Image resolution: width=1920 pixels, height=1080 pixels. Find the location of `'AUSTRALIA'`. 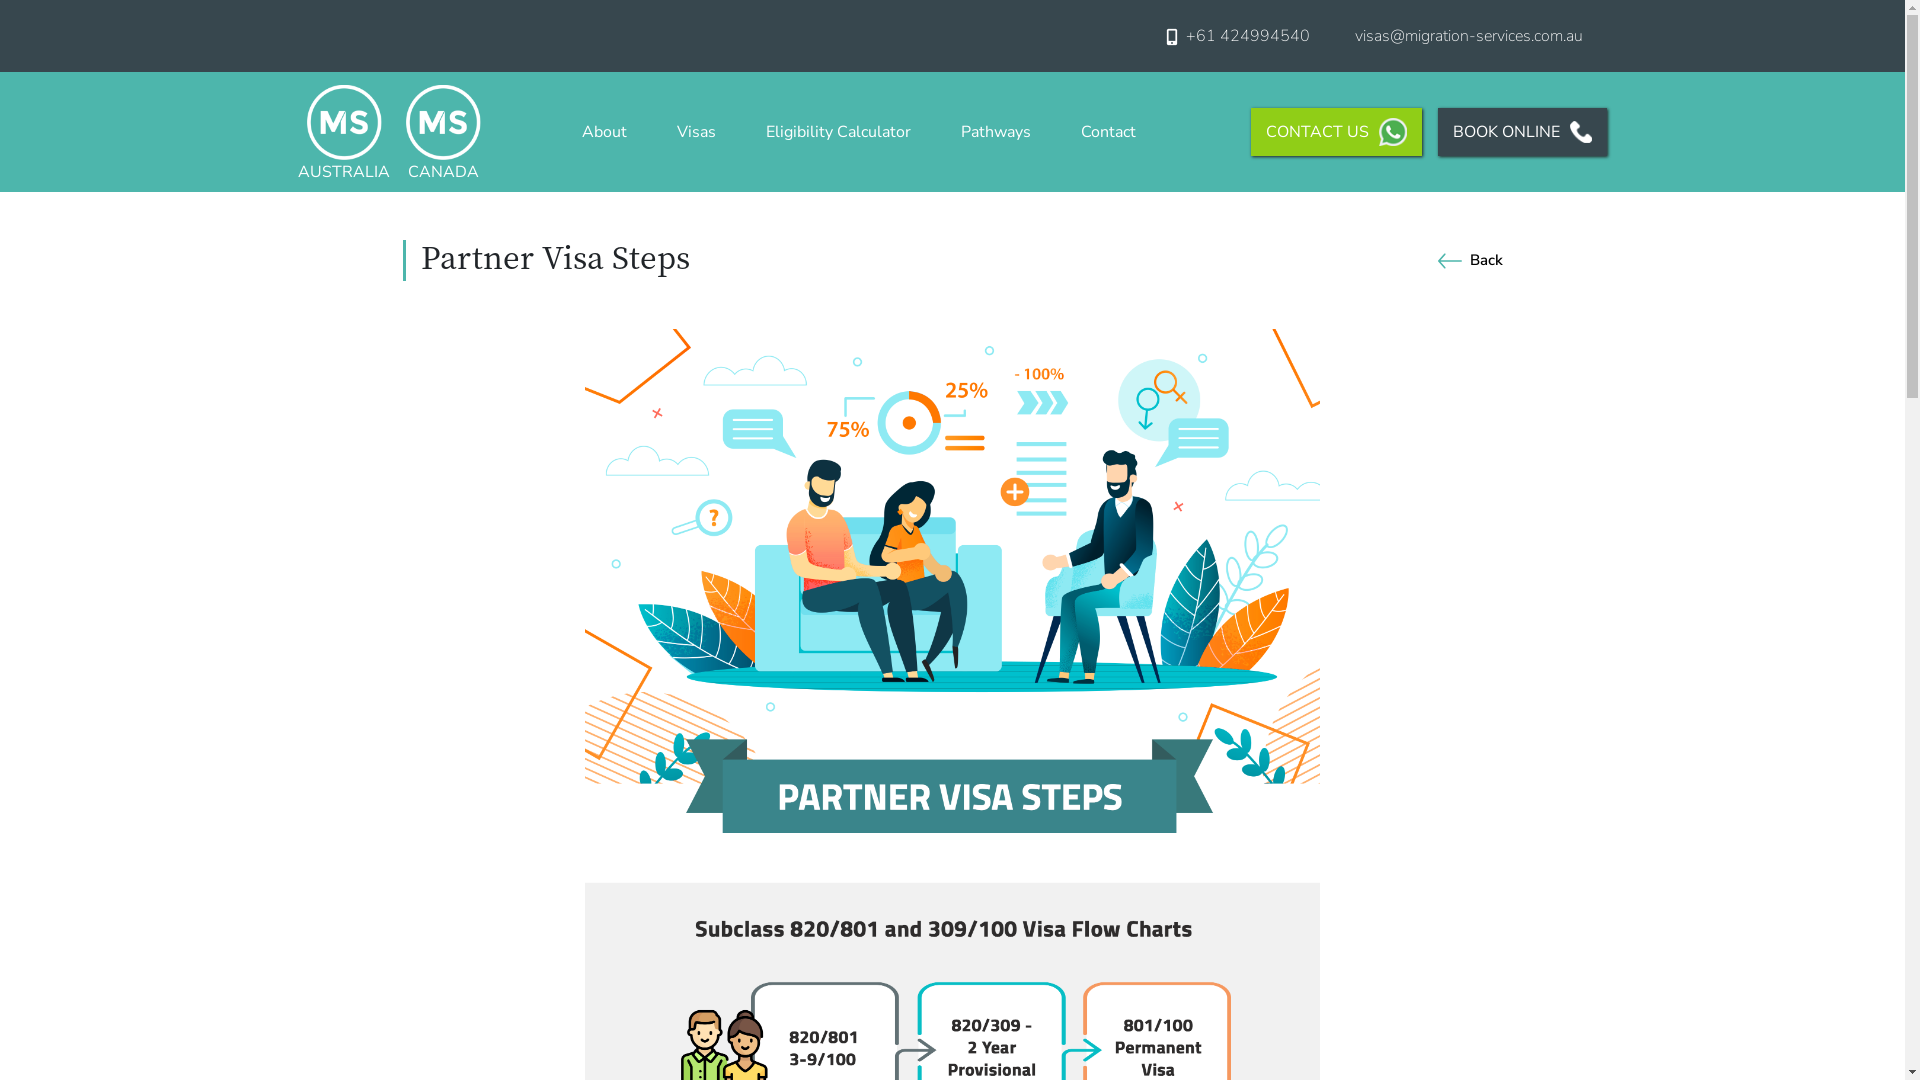

'AUSTRALIA' is located at coordinates (296, 131).